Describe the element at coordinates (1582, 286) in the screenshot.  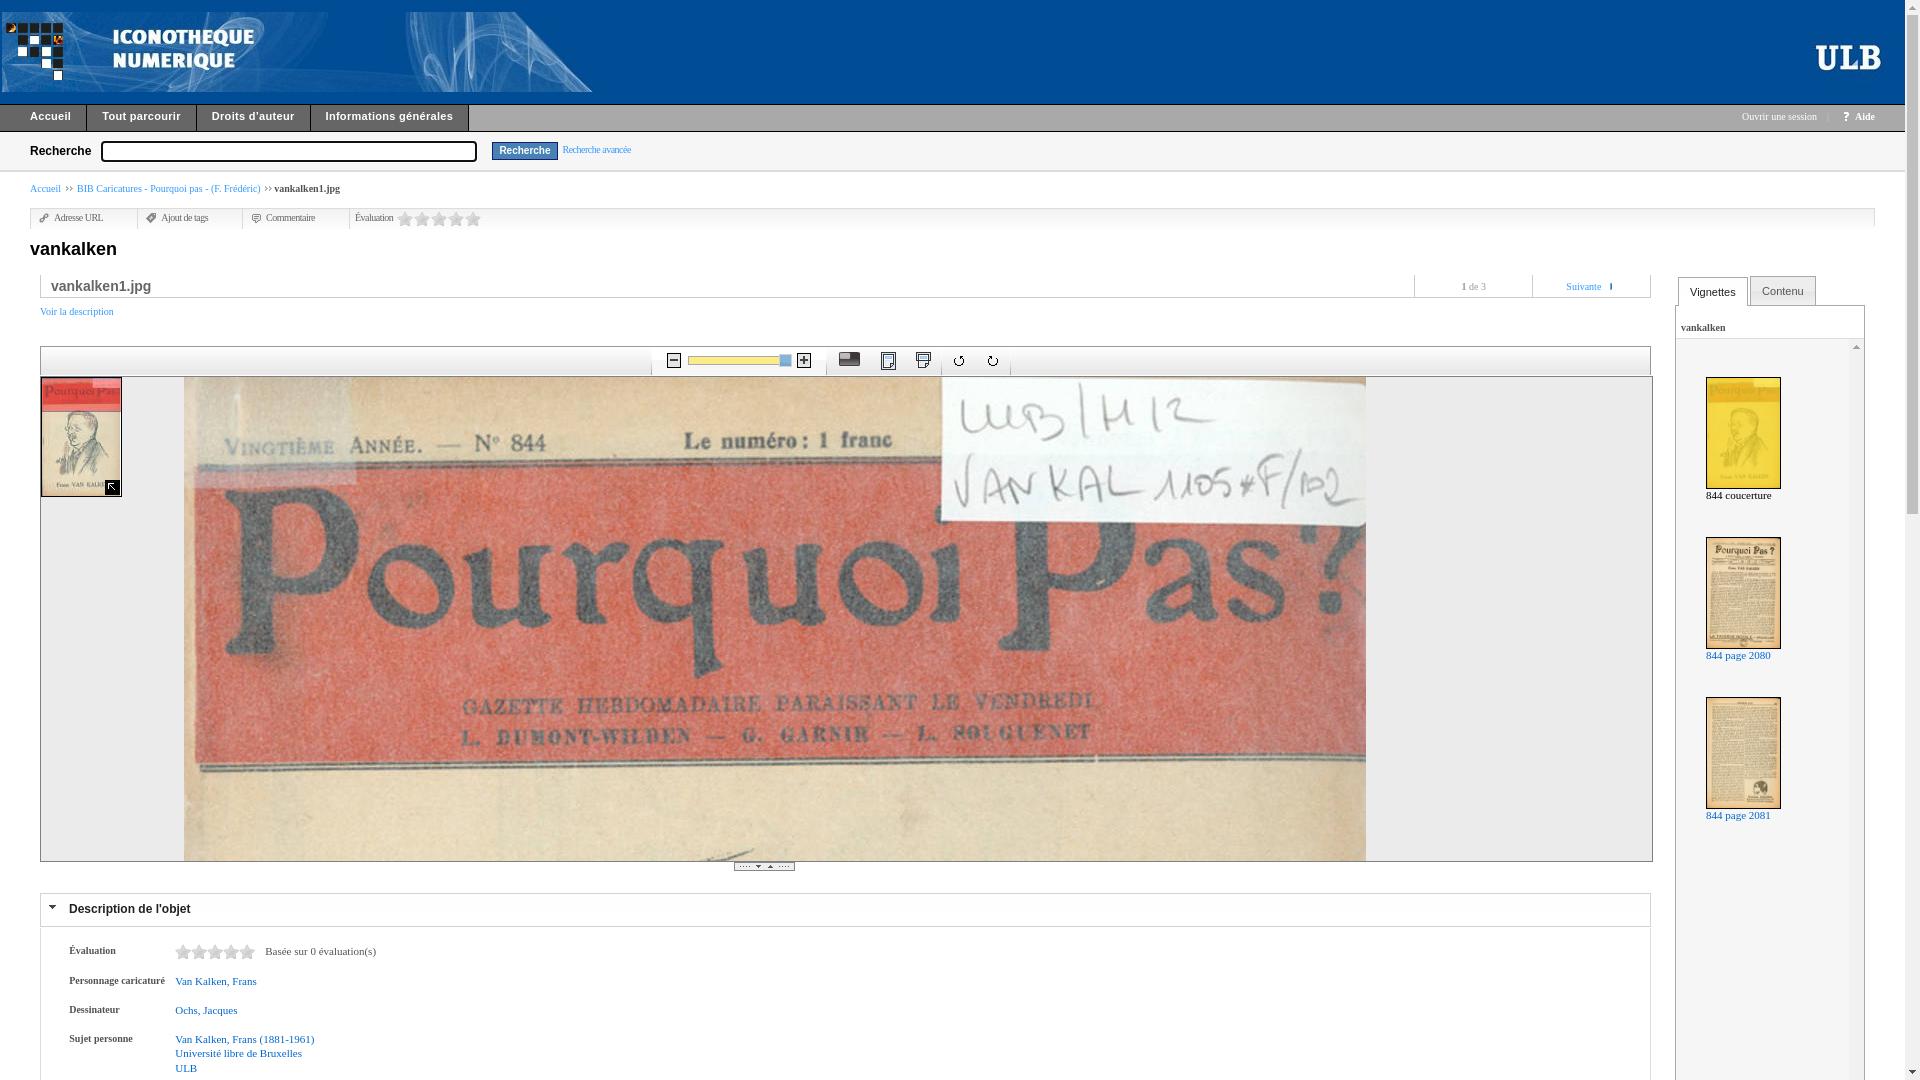
I see `'Suivante'` at that location.